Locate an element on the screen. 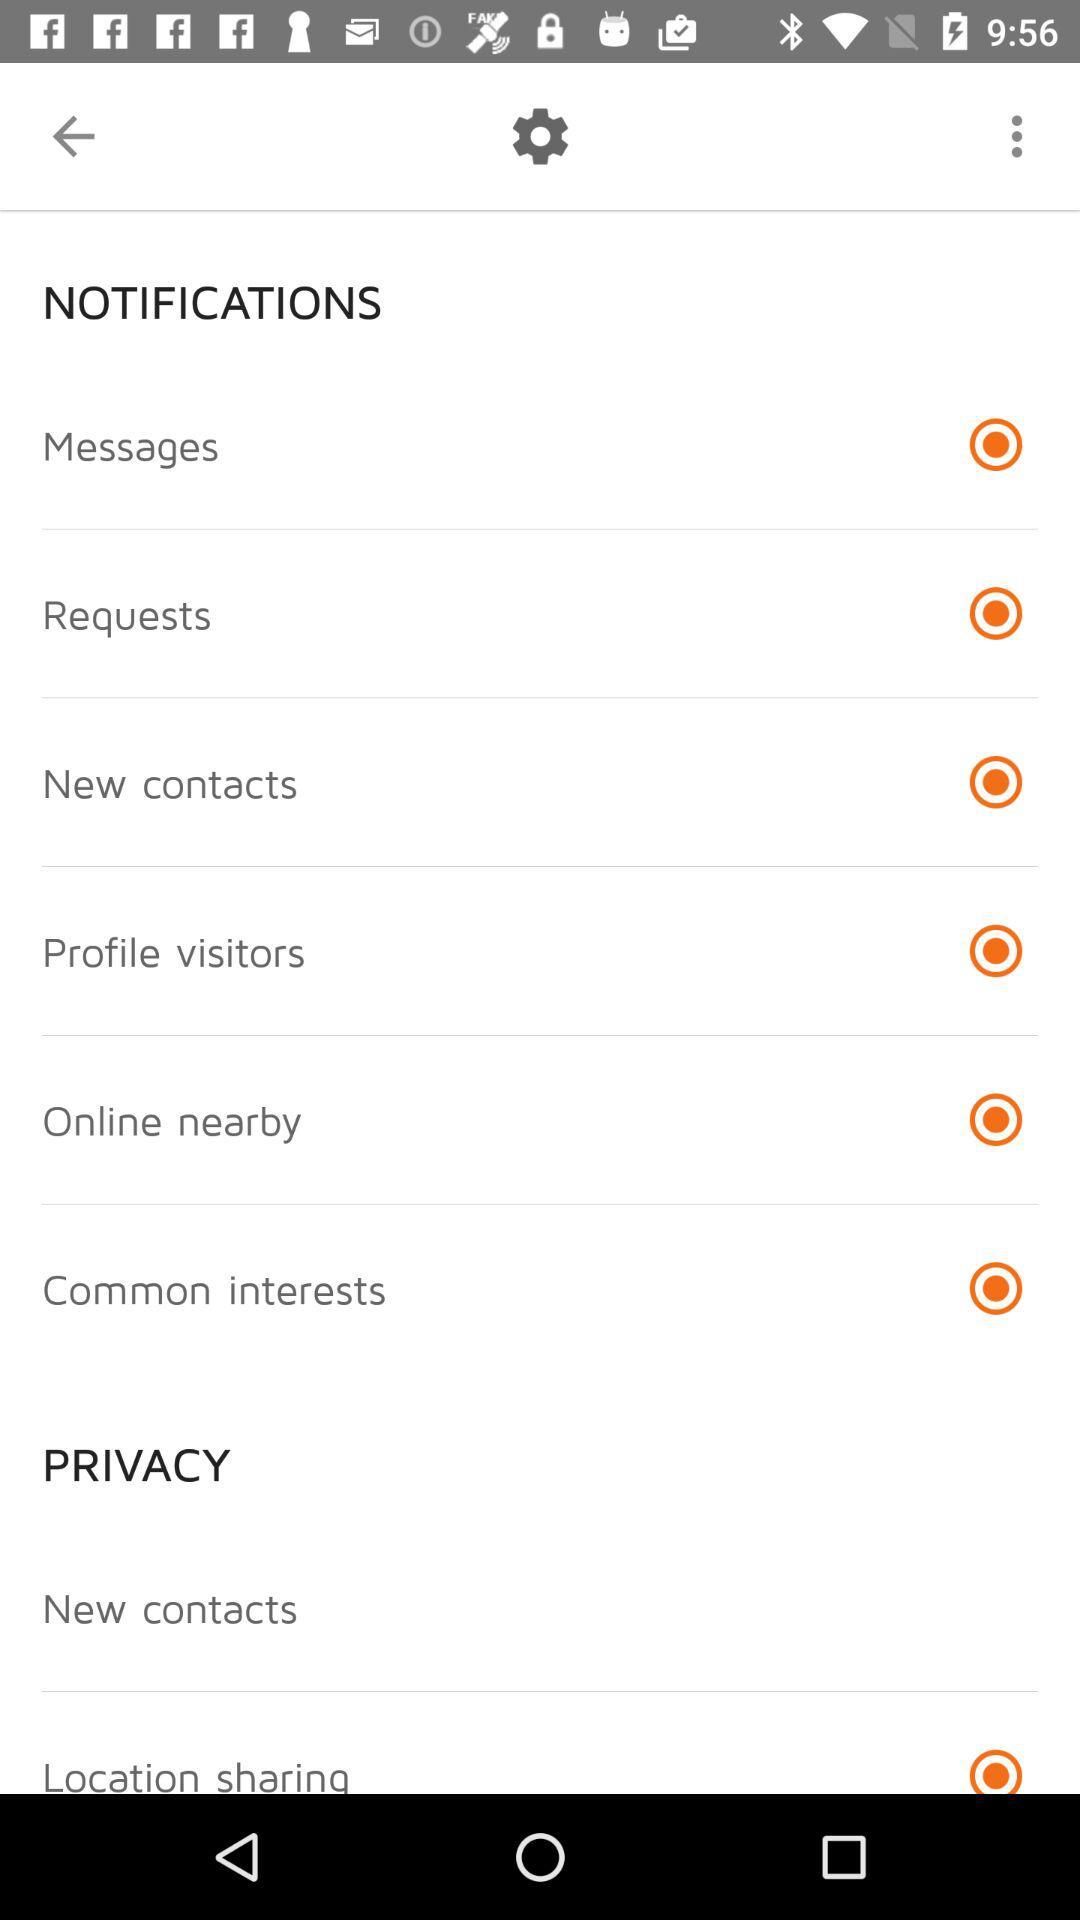  location sharing is located at coordinates (196, 1772).